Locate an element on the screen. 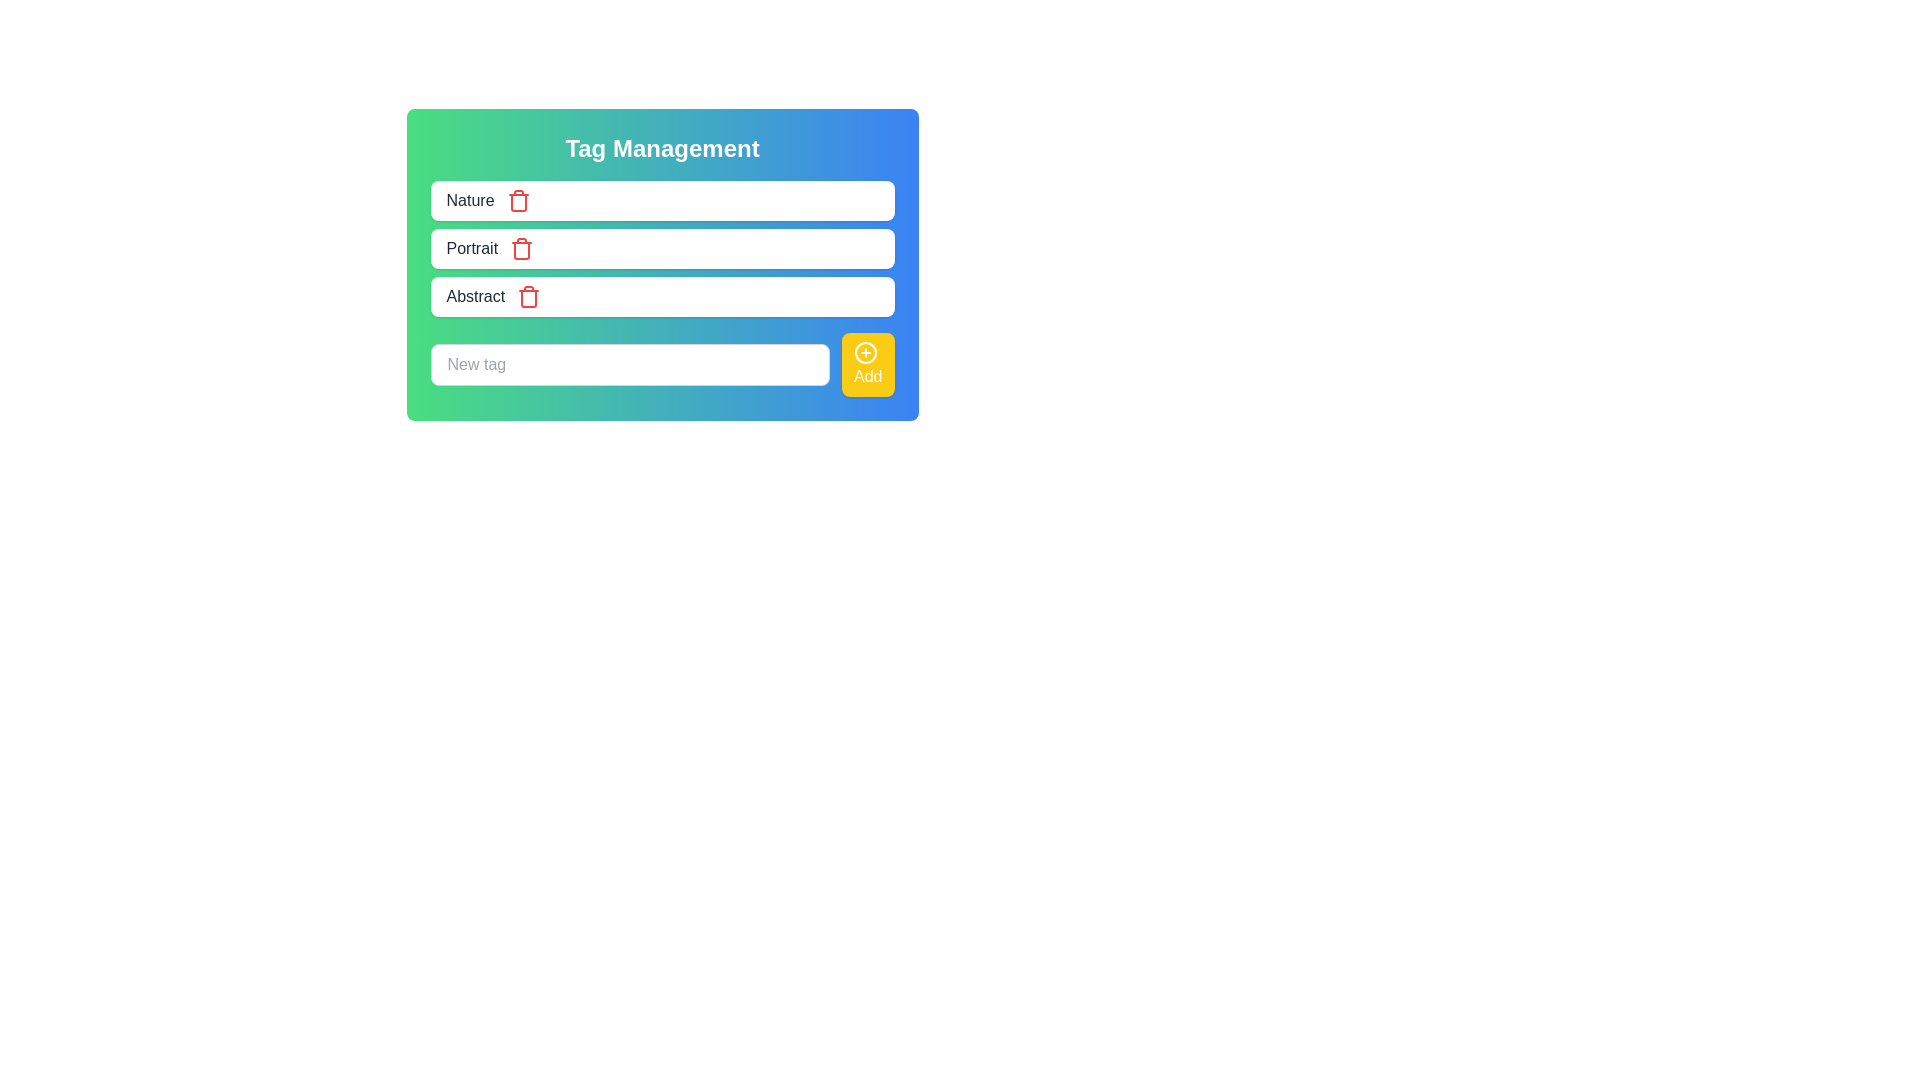  the tag labeled 'Nature' by clicking the corresponding 'Trash' icon is located at coordinates (518, 200).